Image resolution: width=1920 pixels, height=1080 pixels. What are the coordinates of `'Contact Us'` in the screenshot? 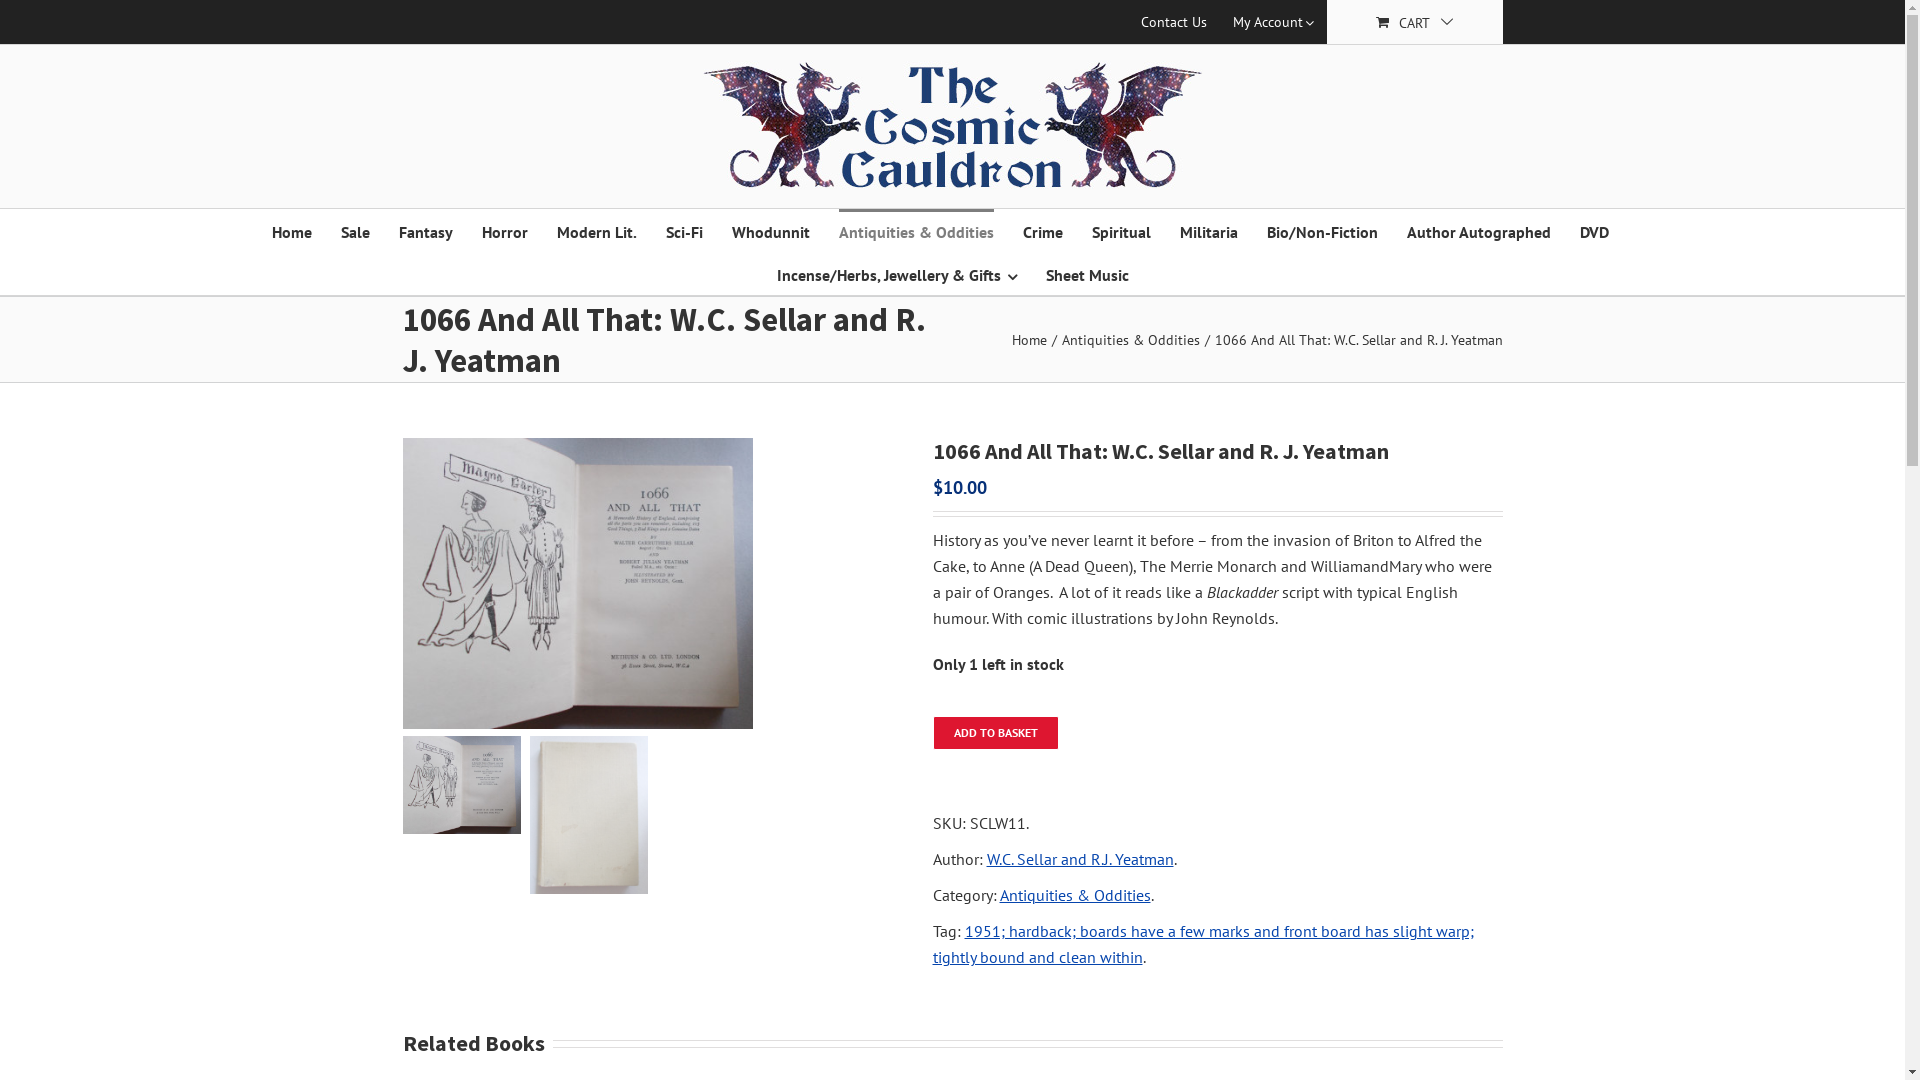 It's located at (1174, 22).